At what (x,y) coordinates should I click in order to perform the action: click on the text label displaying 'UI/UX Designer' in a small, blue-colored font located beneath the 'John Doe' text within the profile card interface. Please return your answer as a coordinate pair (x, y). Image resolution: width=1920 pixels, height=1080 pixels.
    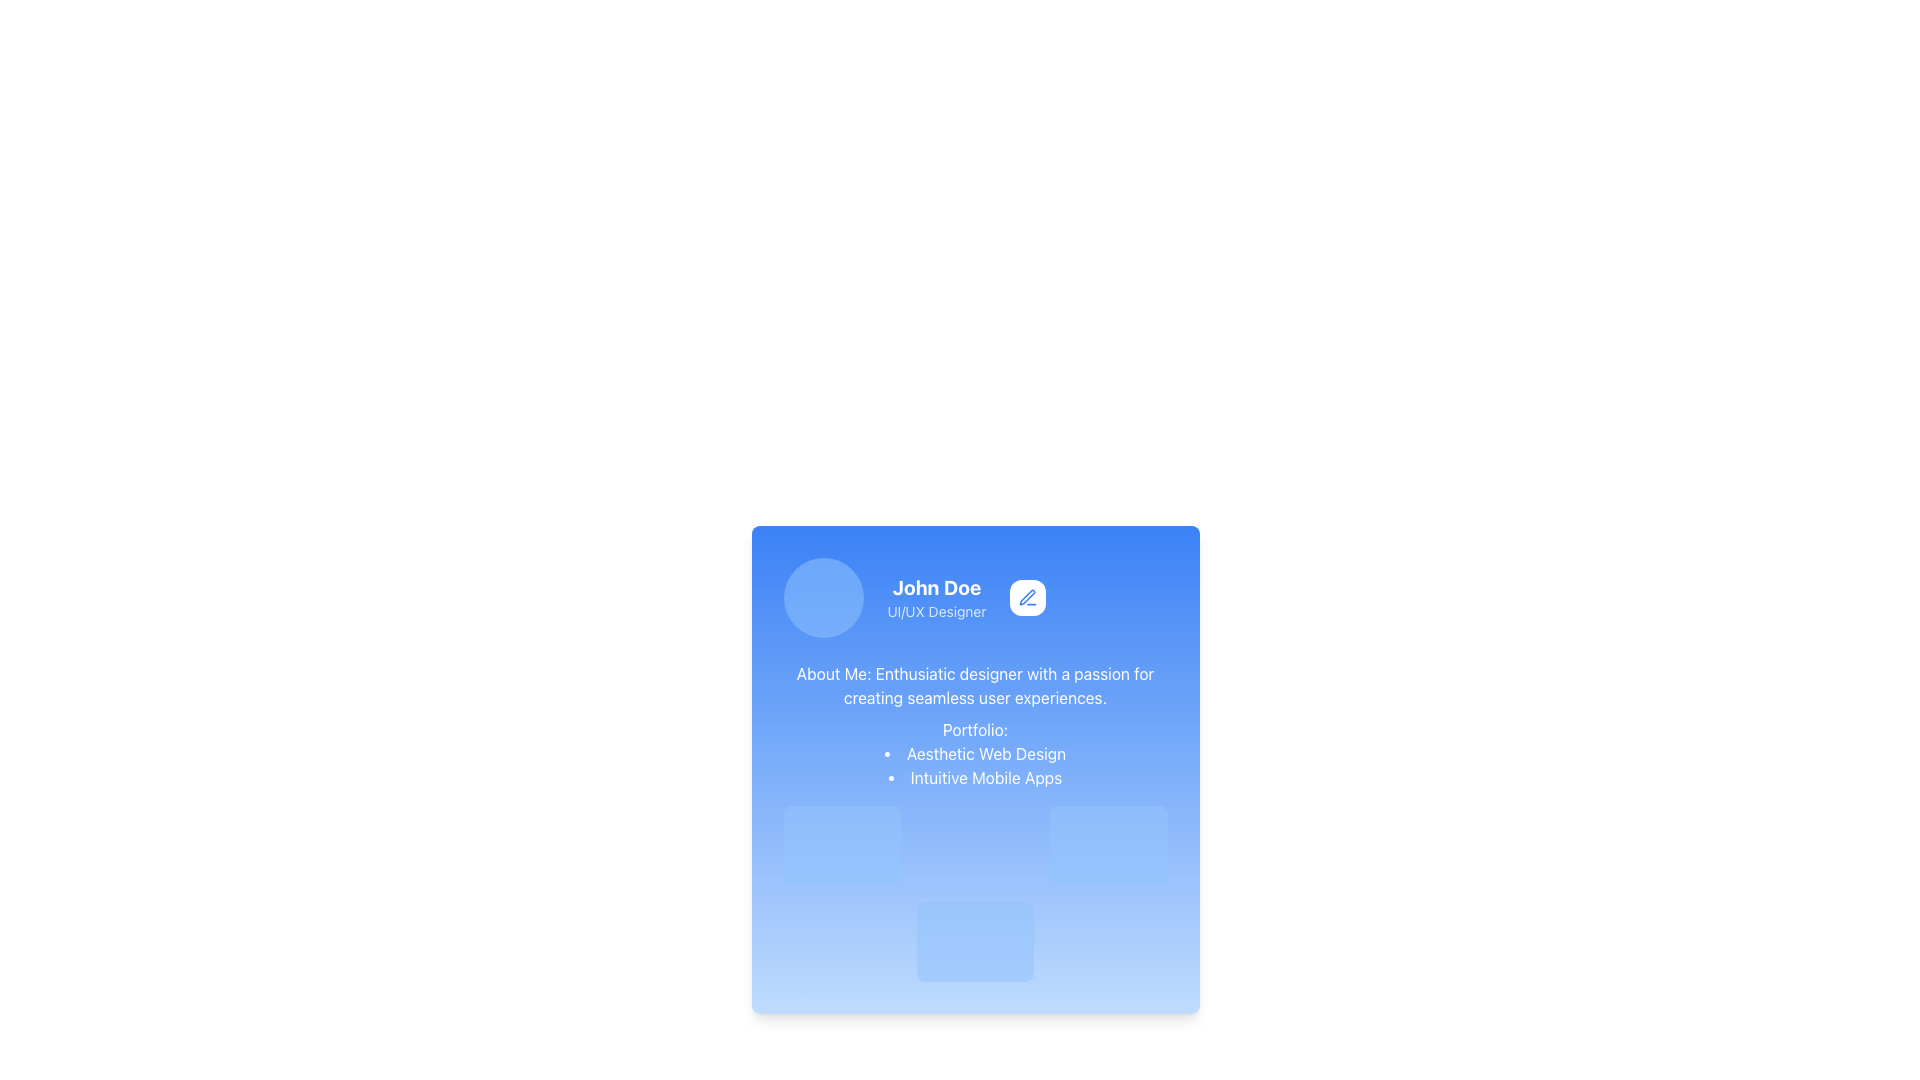
    Looking at the image, I should click on (935, 611).